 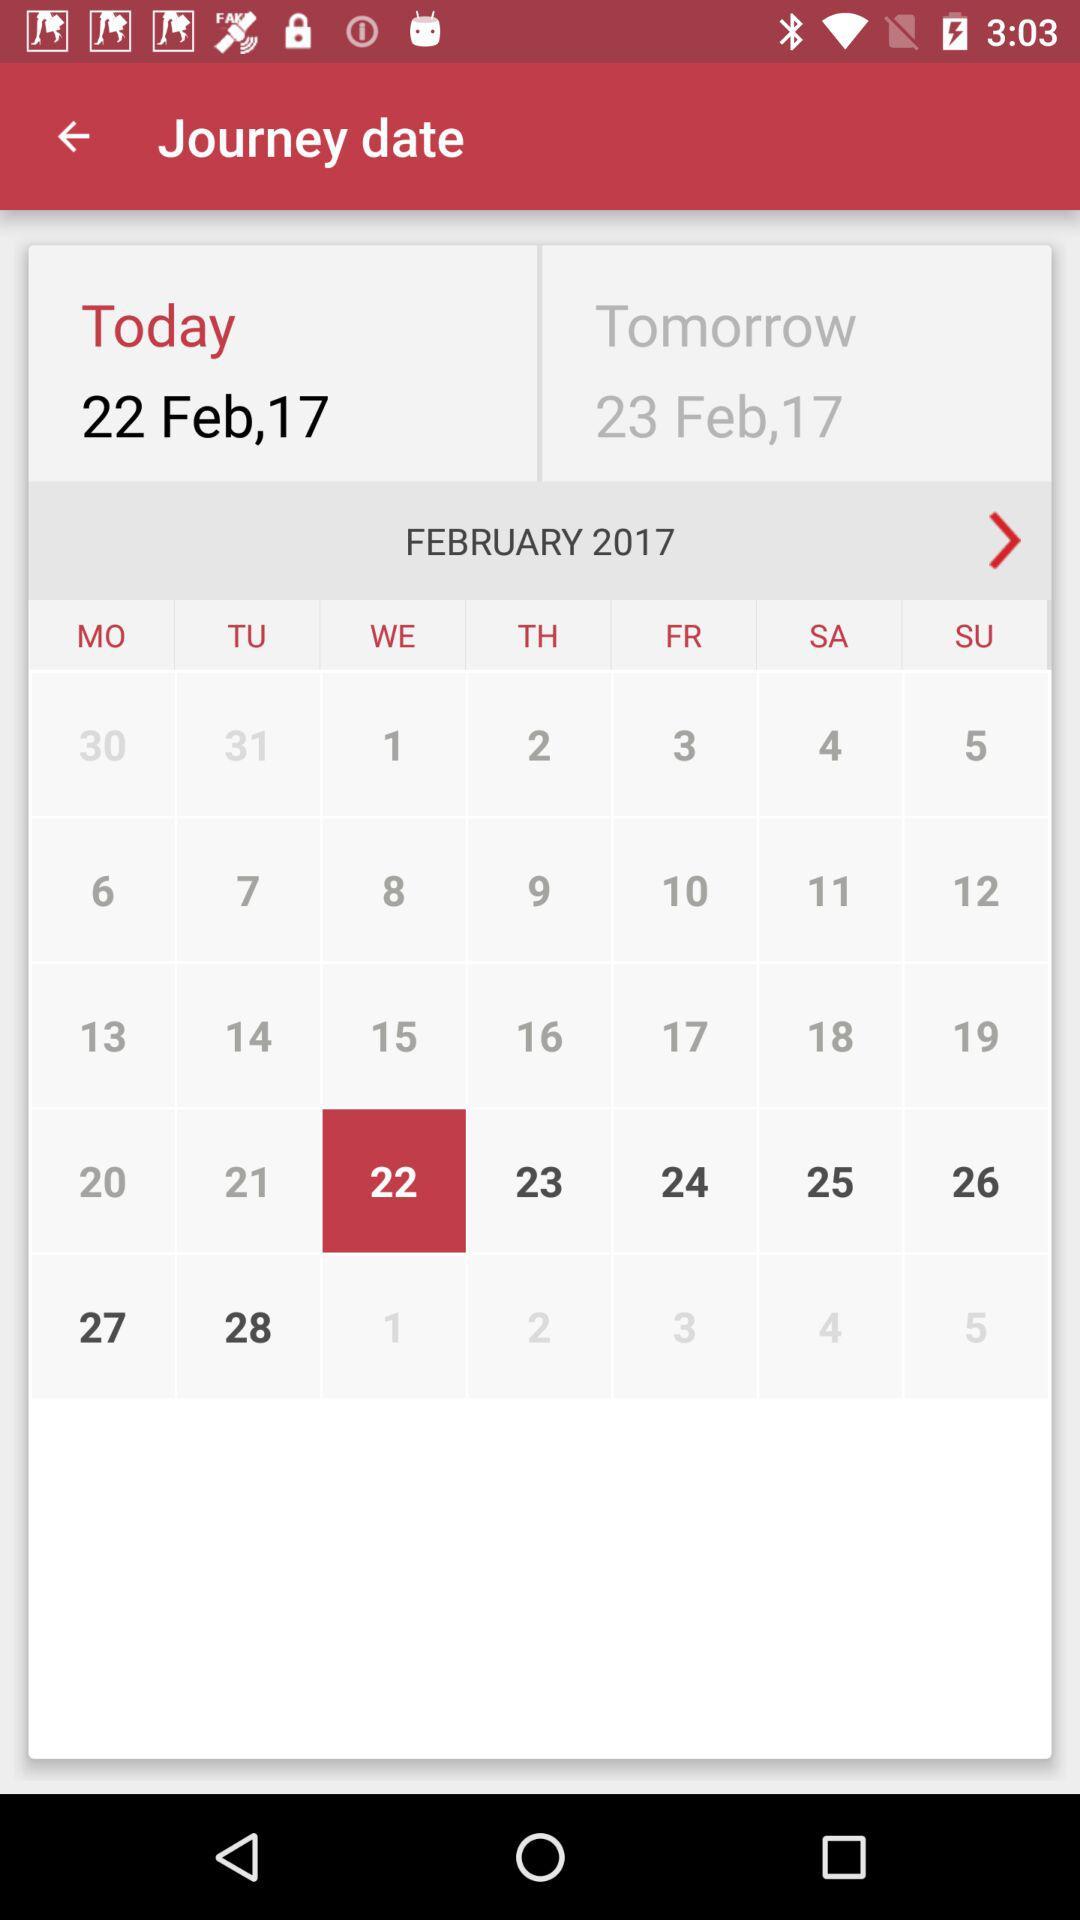 What do you see at coordinates (72, 135) in the screenshot?
I see `the app to the left of the journey date` at bounding box center [72, 135].